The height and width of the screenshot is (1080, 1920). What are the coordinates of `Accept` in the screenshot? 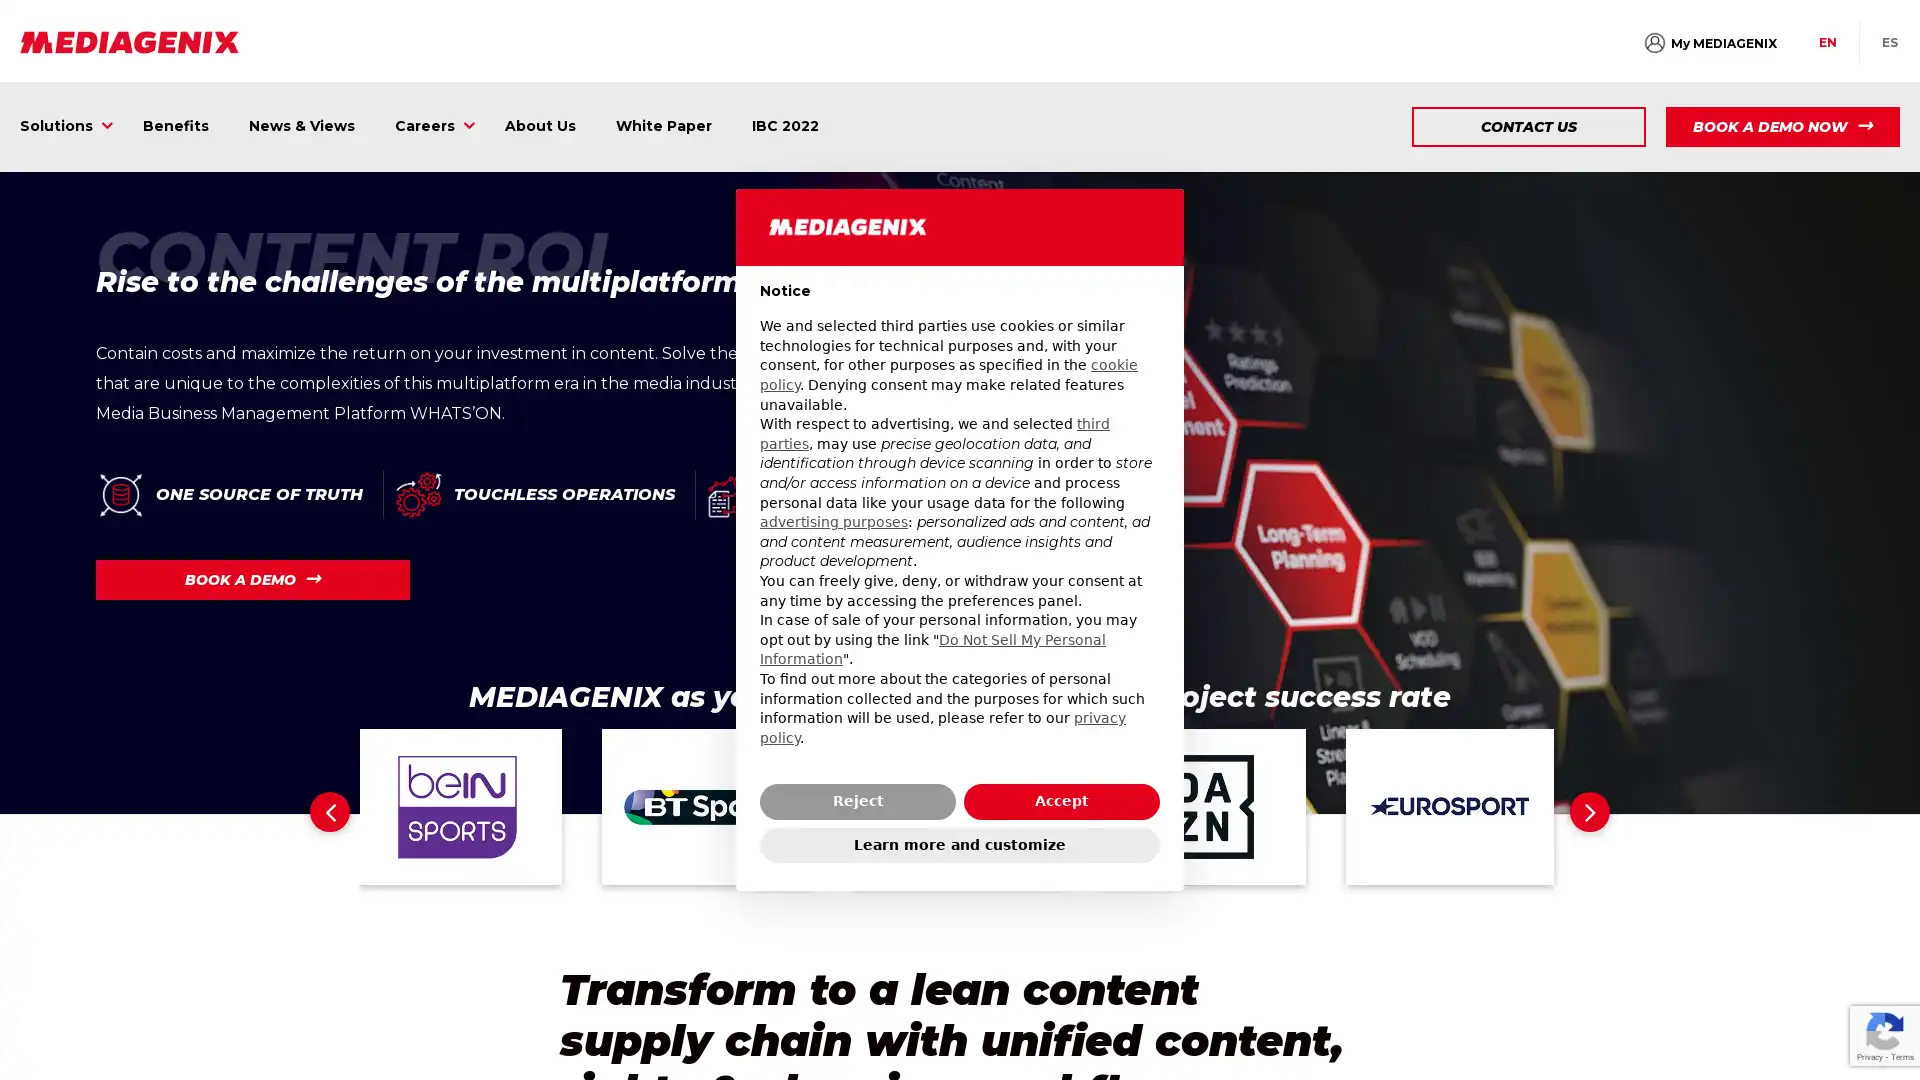 It's located at (1060, 800).